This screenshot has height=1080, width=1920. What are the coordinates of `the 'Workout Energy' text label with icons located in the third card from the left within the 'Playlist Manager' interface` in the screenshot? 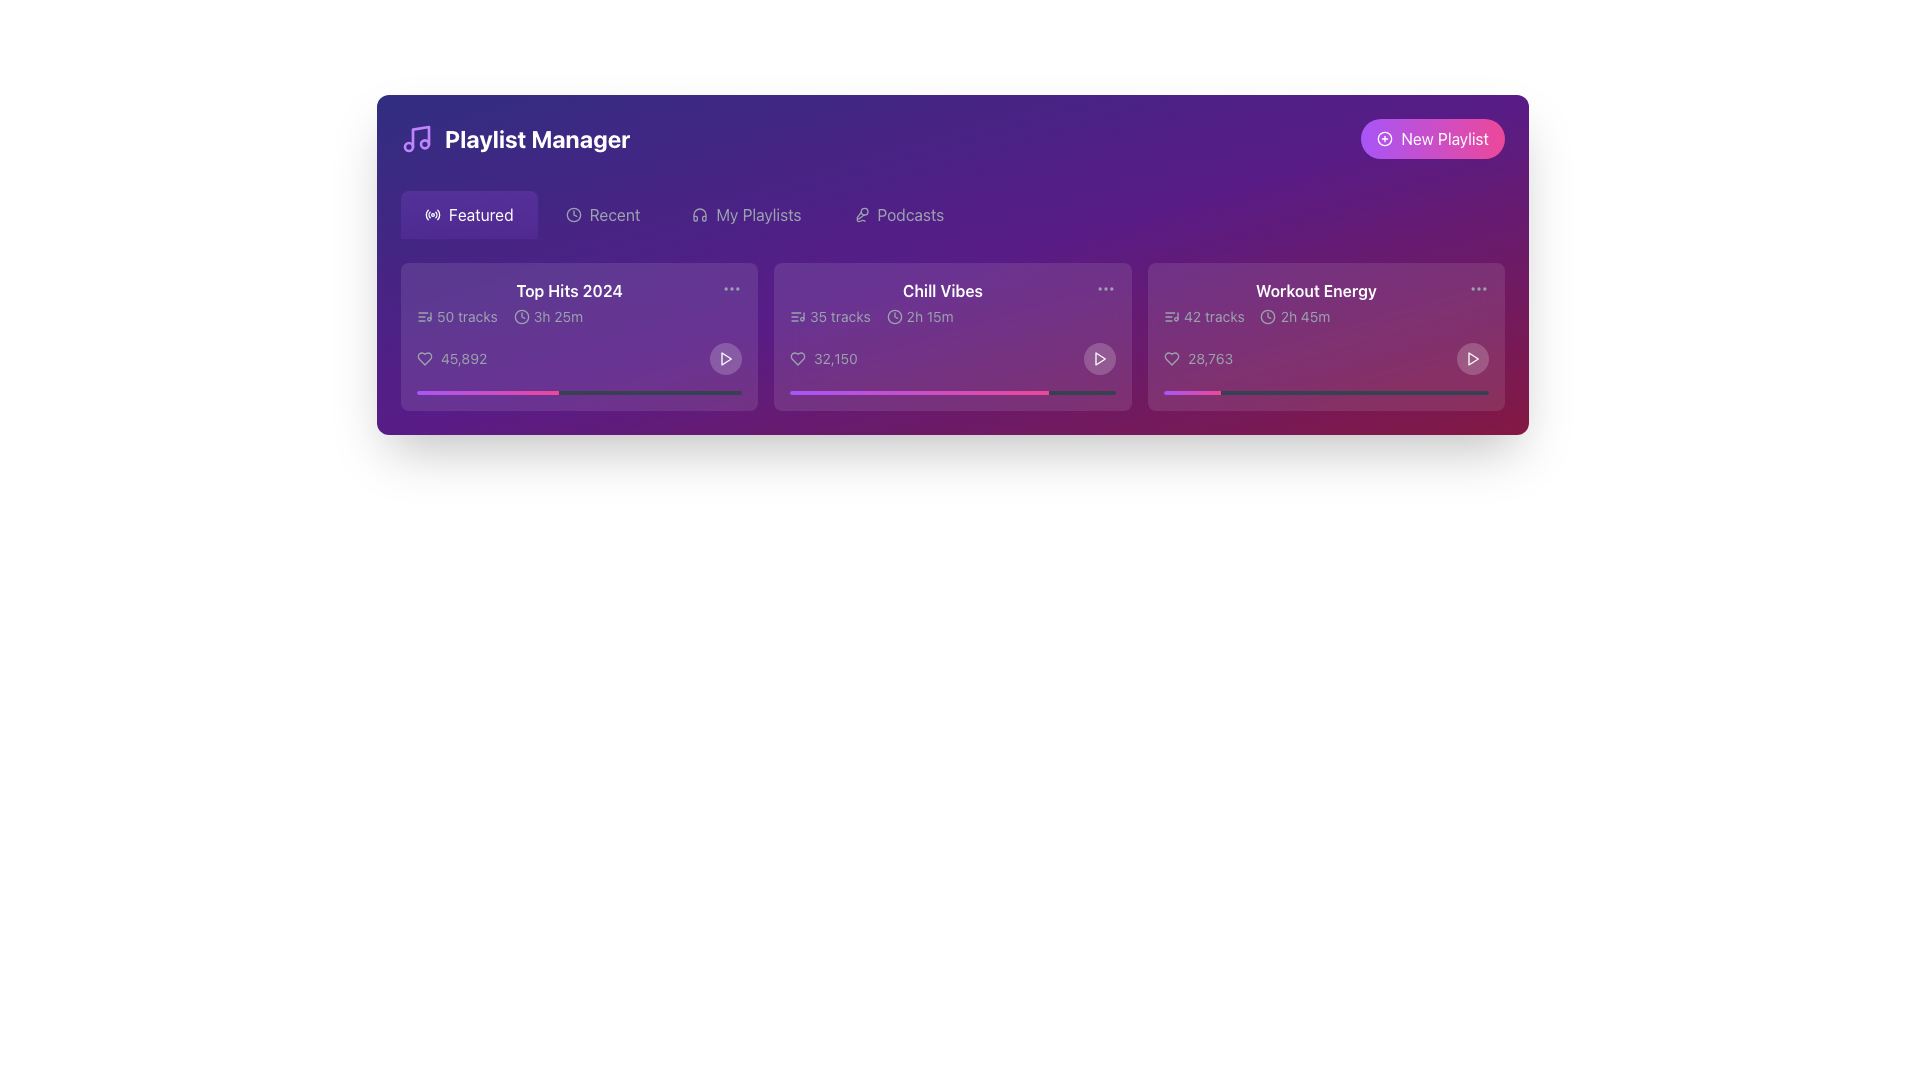 It's located at (1316, 303).